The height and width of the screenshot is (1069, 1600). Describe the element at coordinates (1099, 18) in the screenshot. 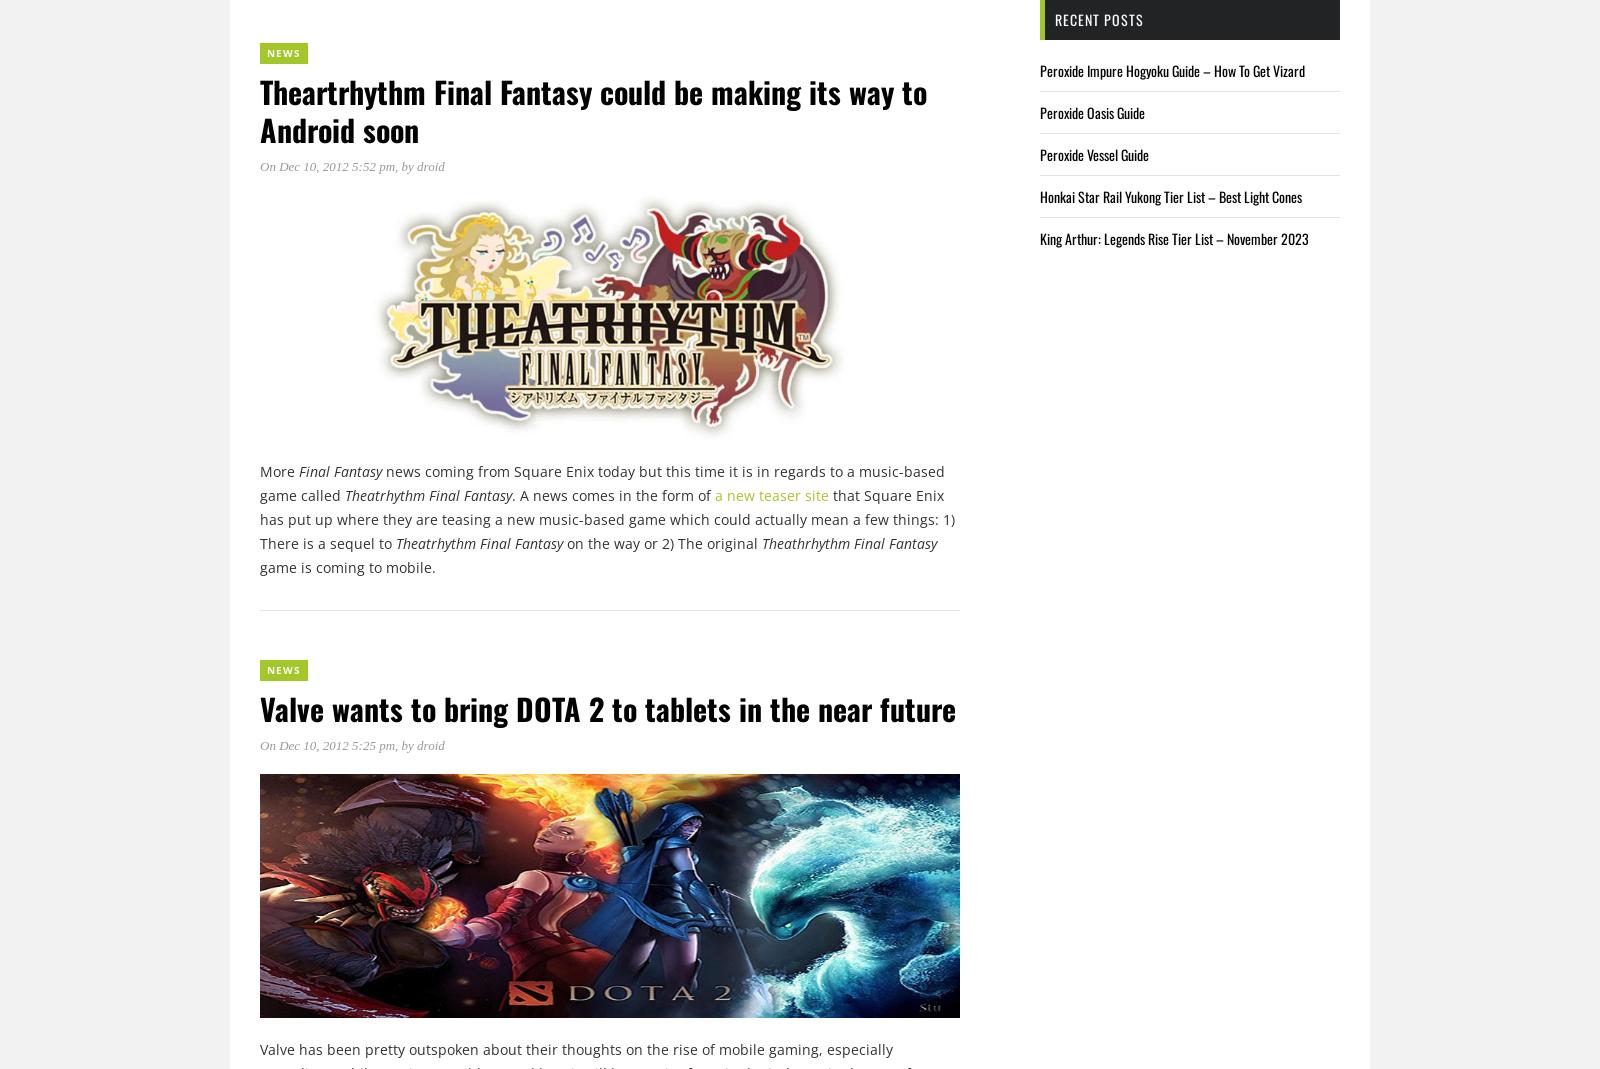

I see `'Recent Posts'` at that location.